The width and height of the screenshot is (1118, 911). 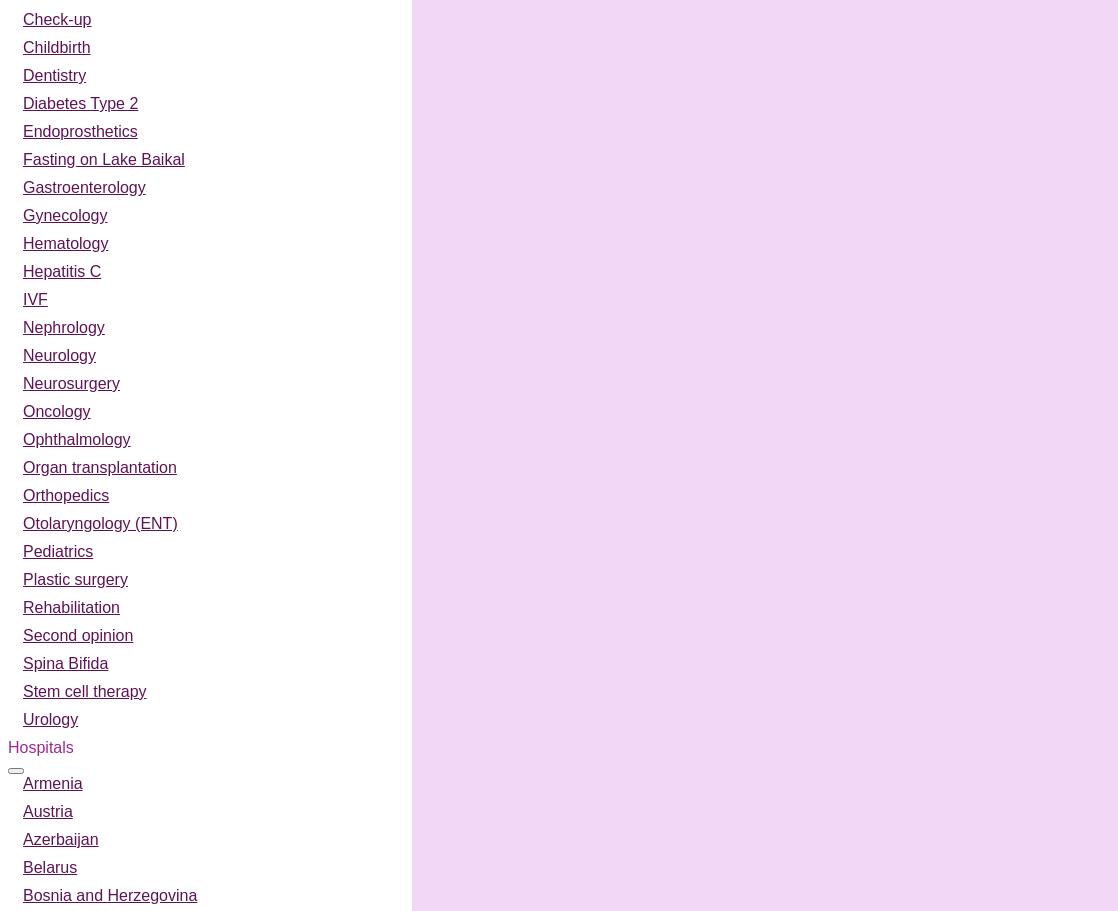 I want to click on 'Nephrology', so click(x=63, y=326).